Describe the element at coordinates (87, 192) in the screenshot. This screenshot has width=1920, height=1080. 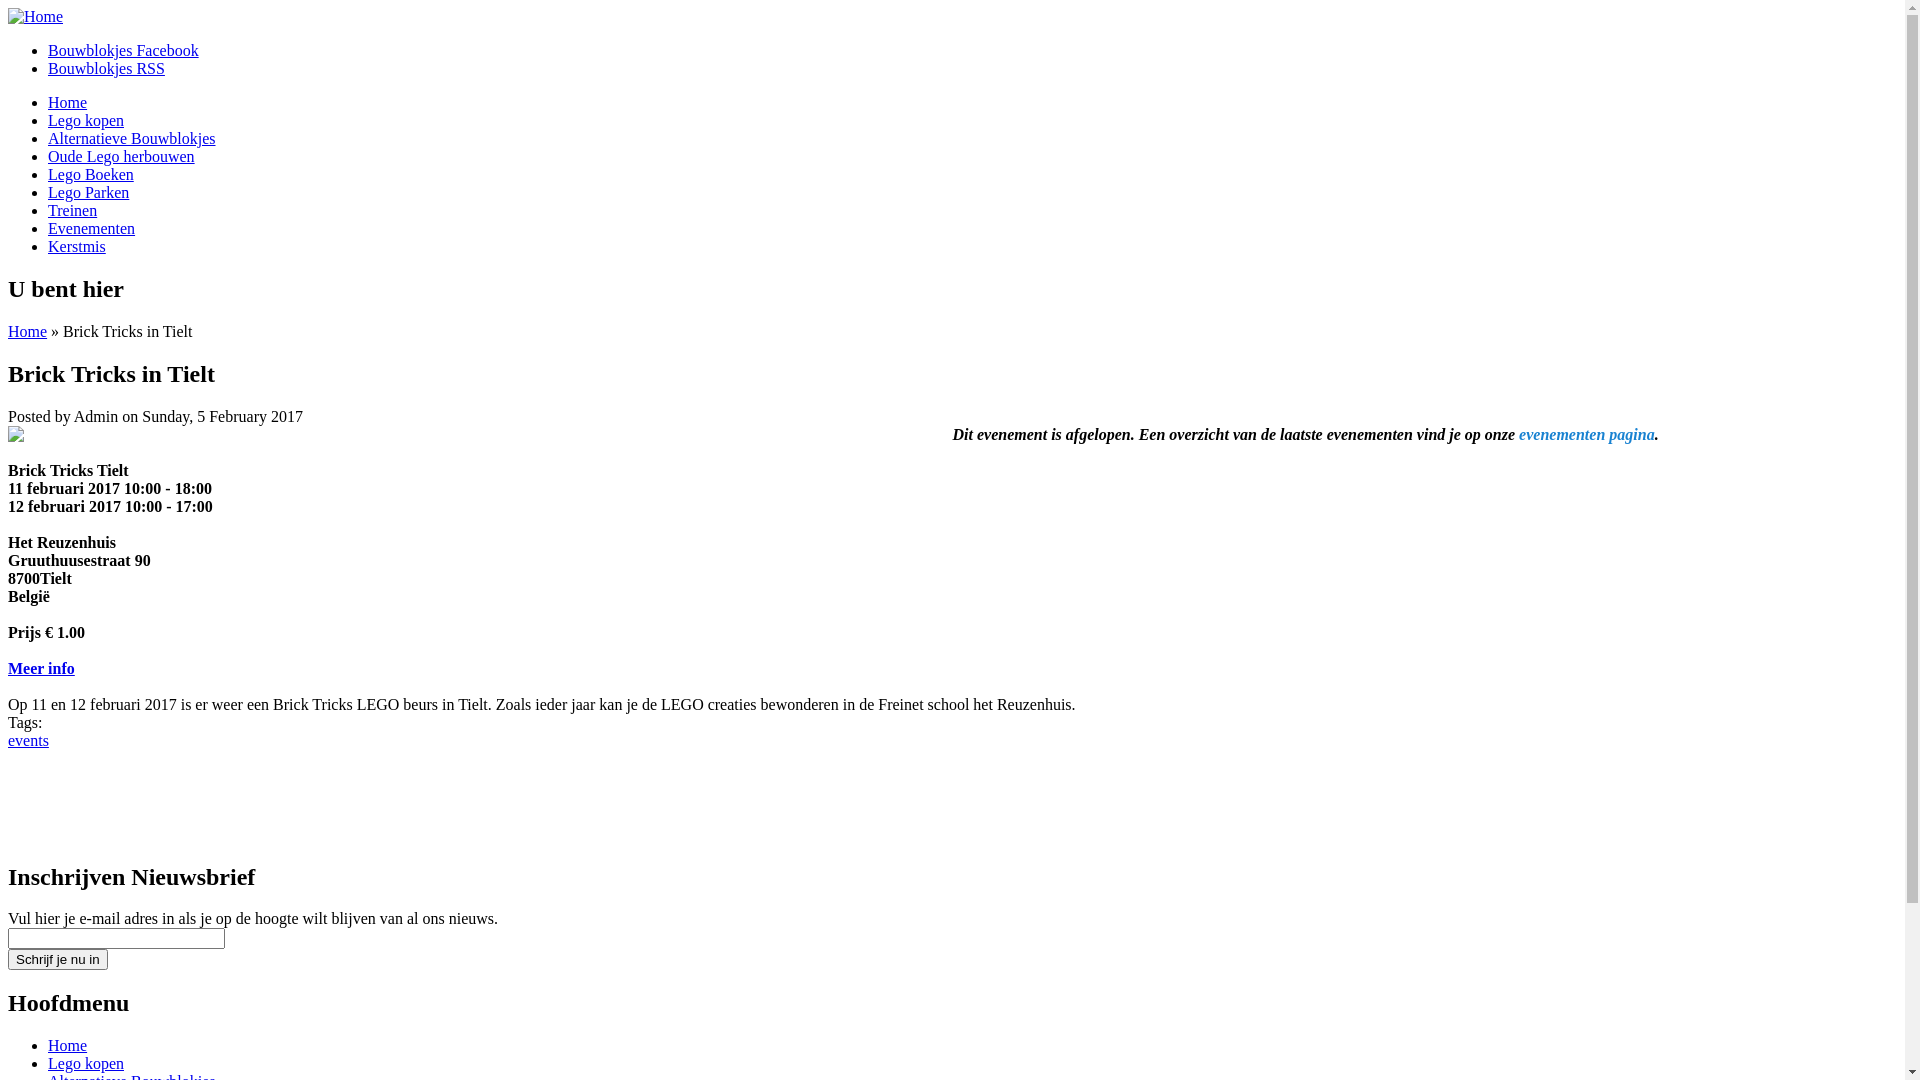
I see `'Lego Parken'` at that location.